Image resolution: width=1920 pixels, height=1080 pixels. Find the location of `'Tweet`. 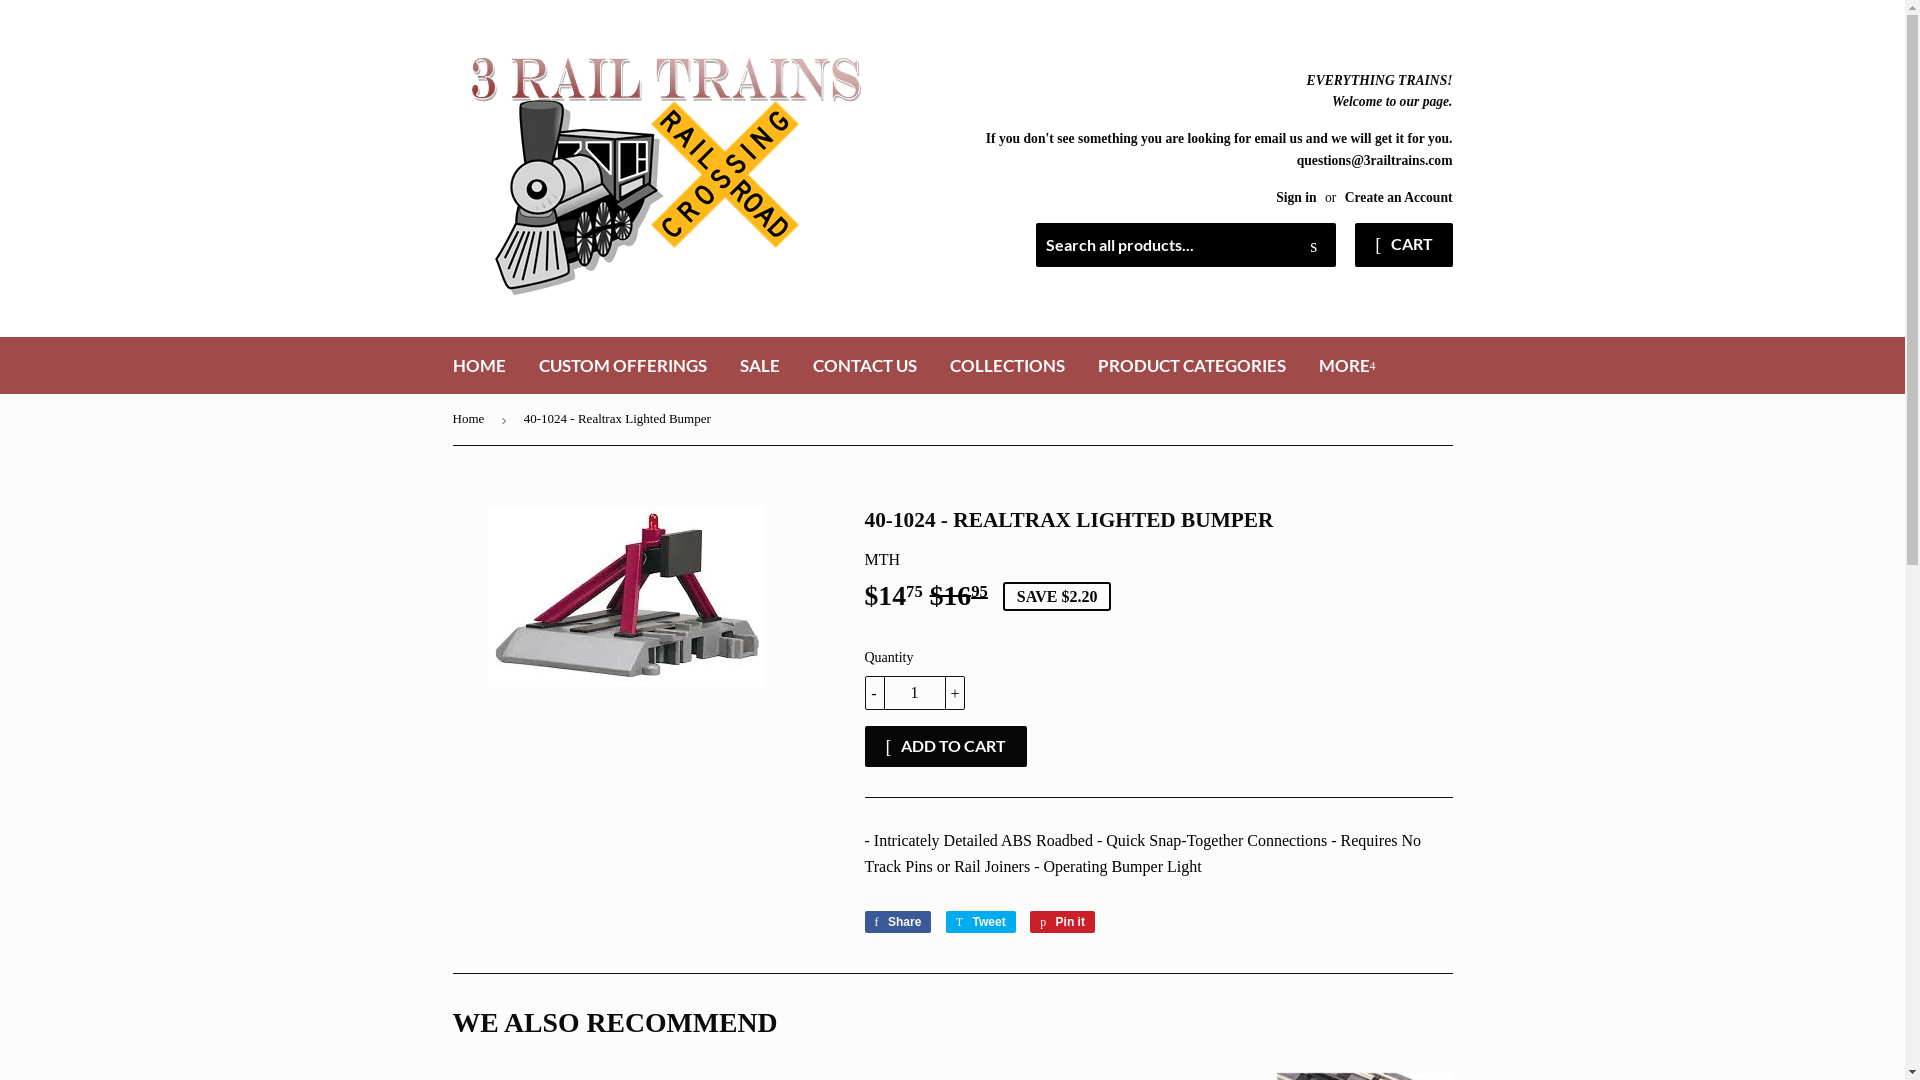

'Tweet is located at coordinates (944, 921).